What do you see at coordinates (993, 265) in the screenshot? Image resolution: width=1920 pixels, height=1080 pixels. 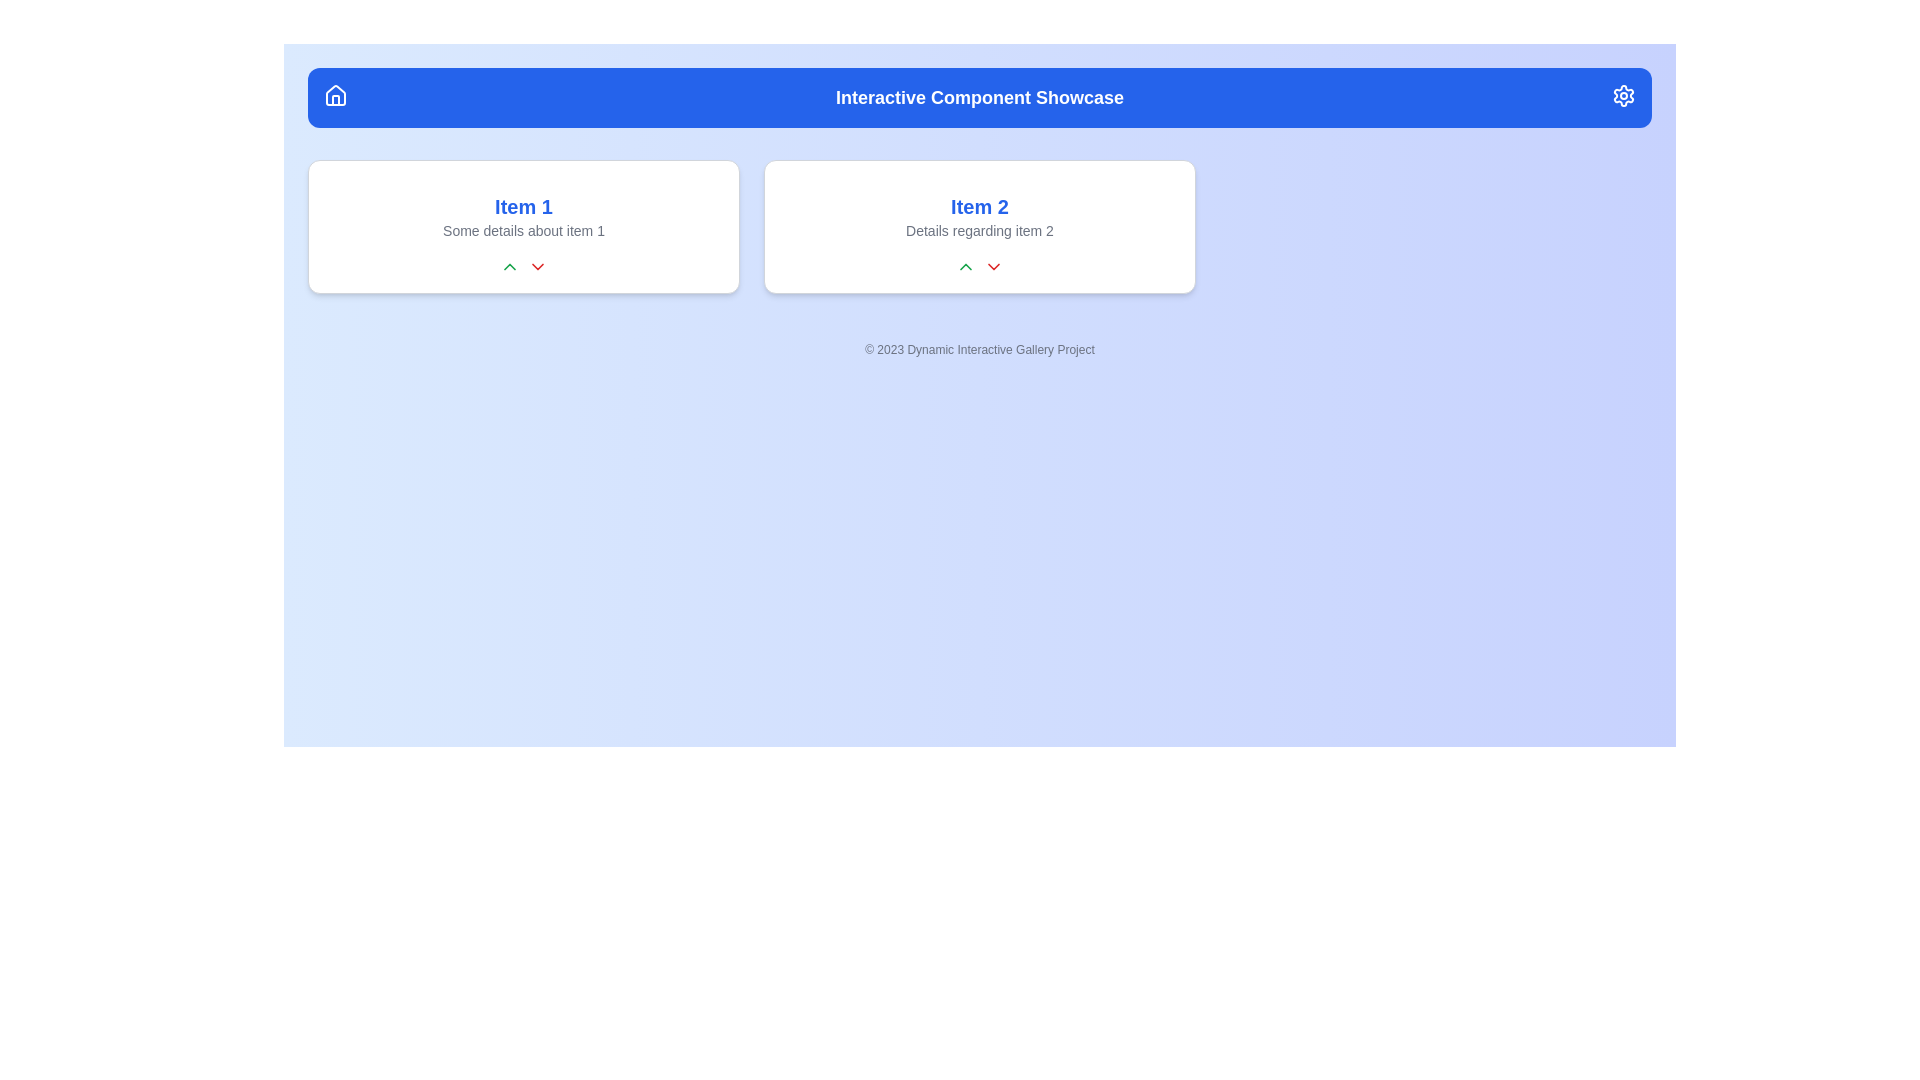 I see `the icon button located at the bottom-right corner of the 'Item 2' card` at bounding box center [993, 265].